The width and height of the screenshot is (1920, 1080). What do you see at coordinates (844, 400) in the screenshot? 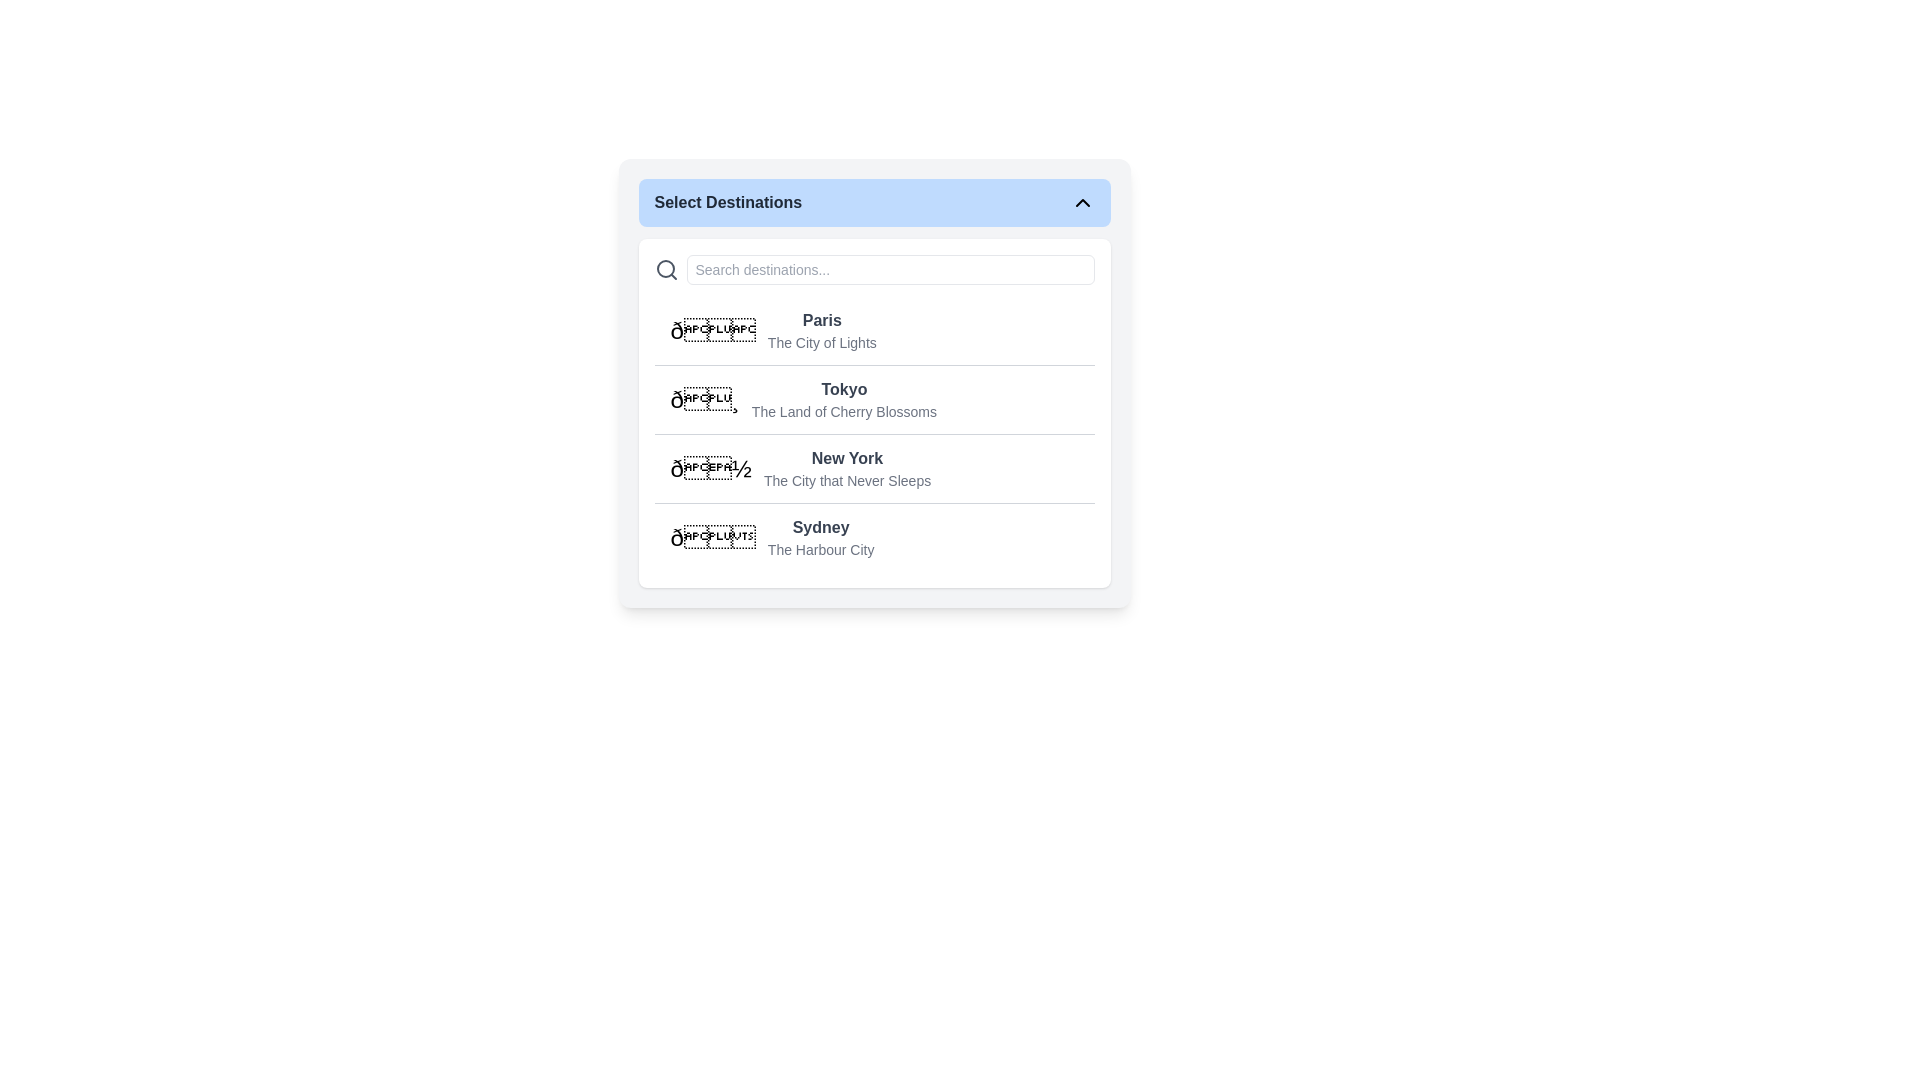
I see `the text block that prominently displays 'Tokyo' as a heading and 'The Land of Cherry Blossoms' as a subtitle` at bounding box center [844, 400].